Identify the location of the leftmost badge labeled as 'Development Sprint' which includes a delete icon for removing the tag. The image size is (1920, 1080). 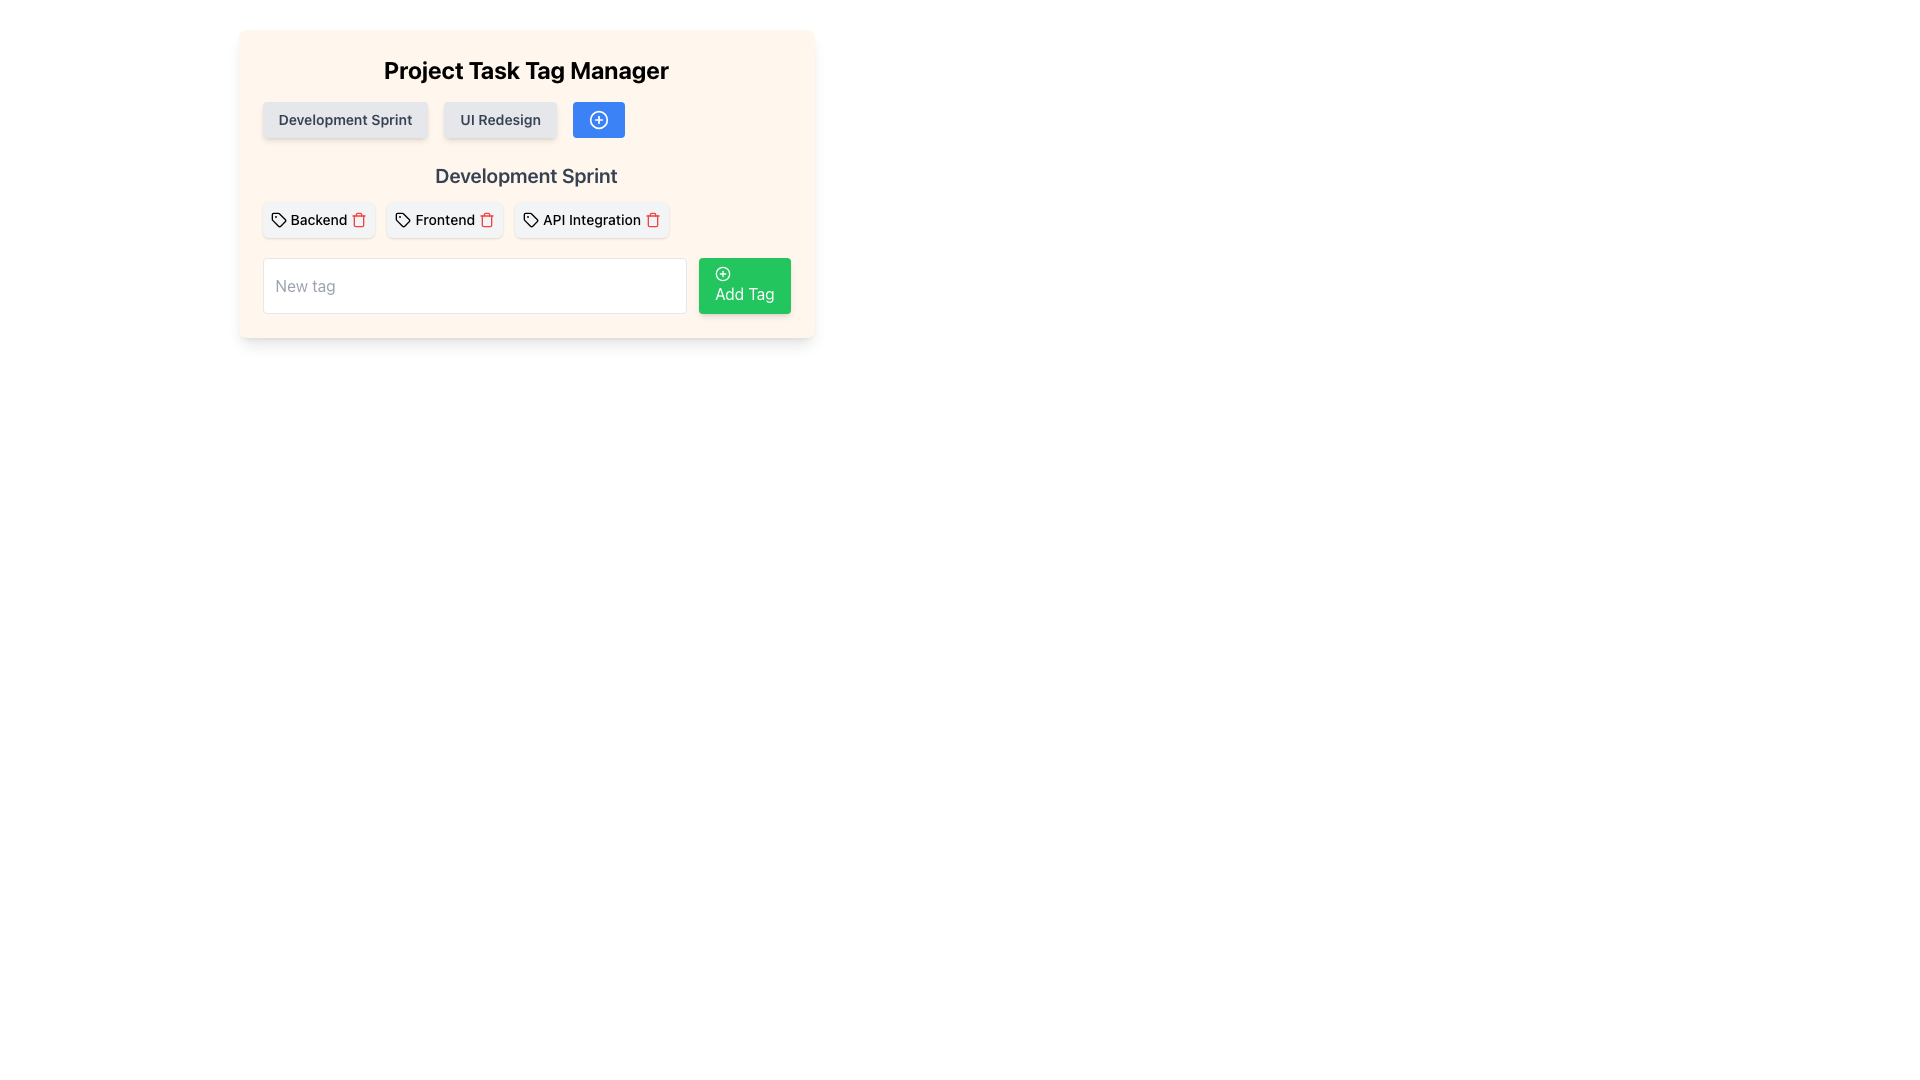
(317, 219).